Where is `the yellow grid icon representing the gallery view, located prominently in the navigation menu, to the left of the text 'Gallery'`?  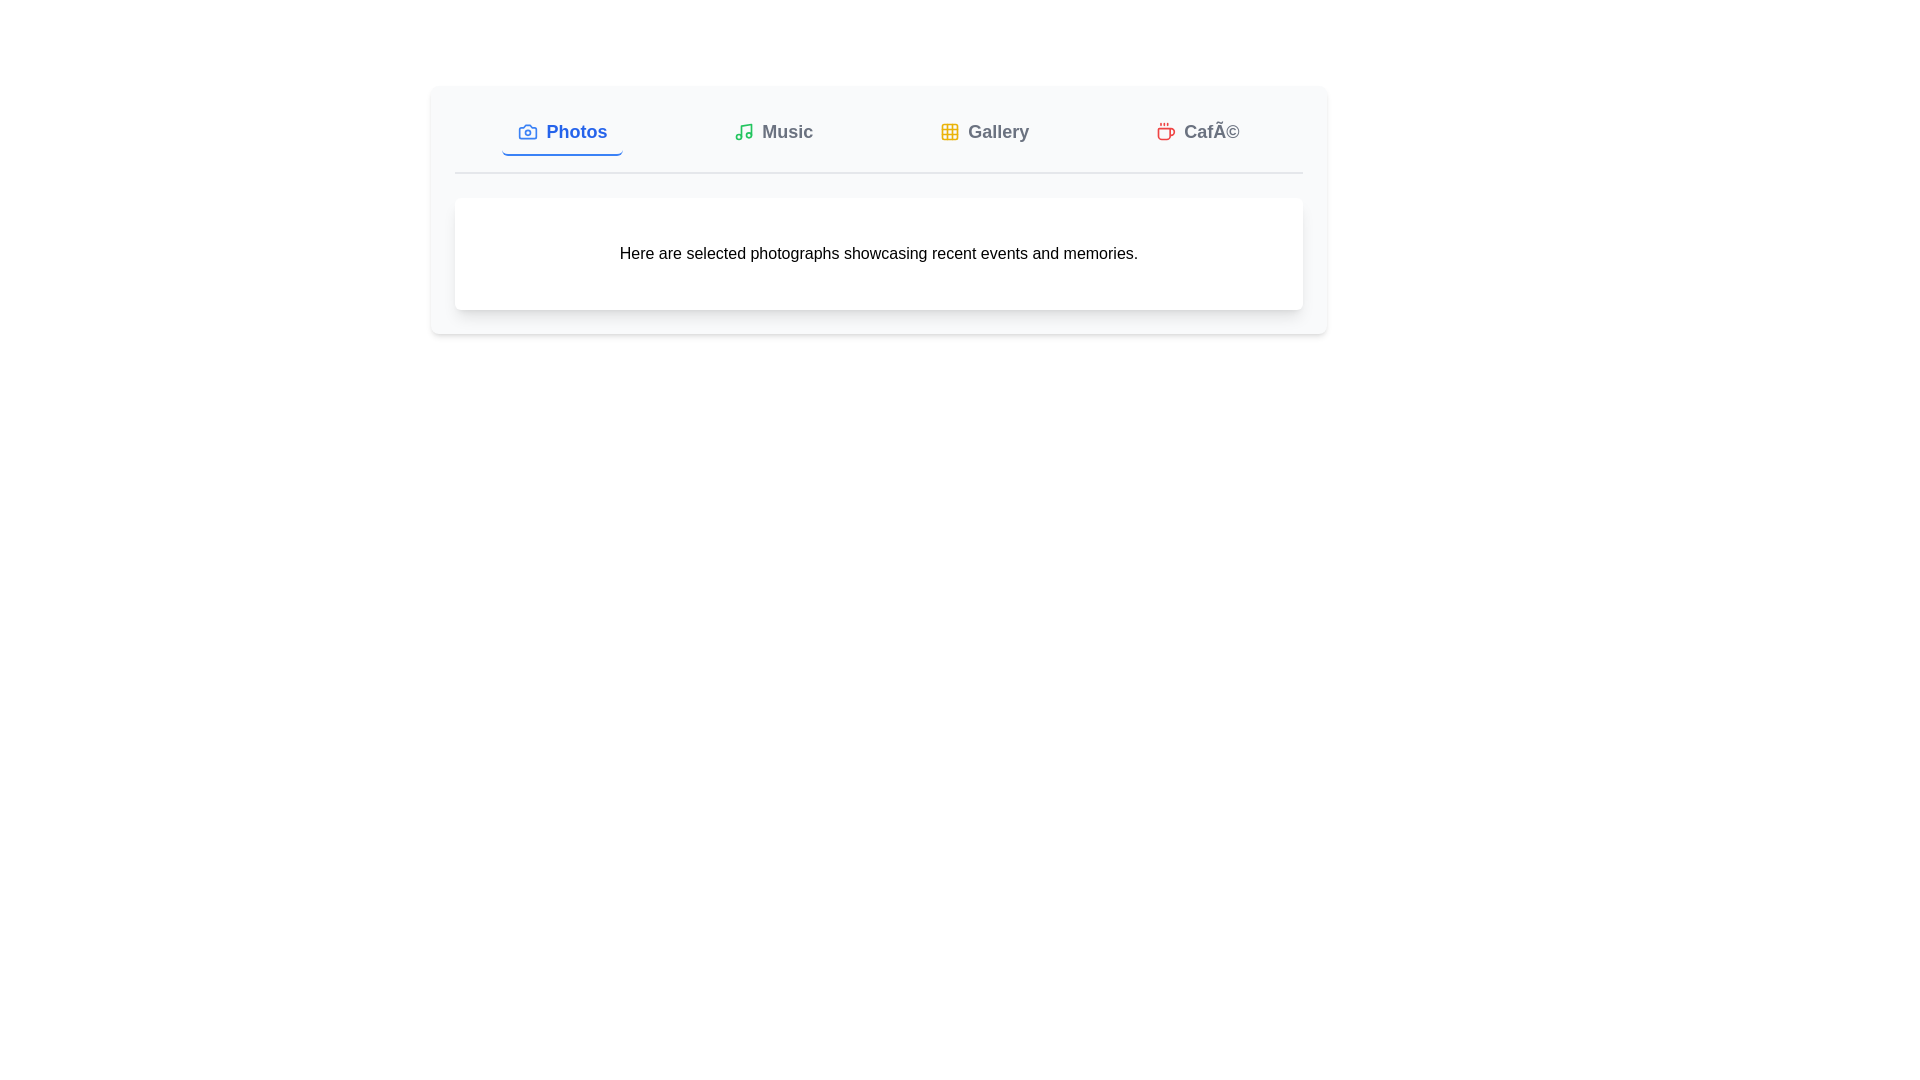
the yellow grid icon representing the gallery view, located prominently in the navigation menu, to the left of the text 'Gallery' is located at coordinates (949, 131).